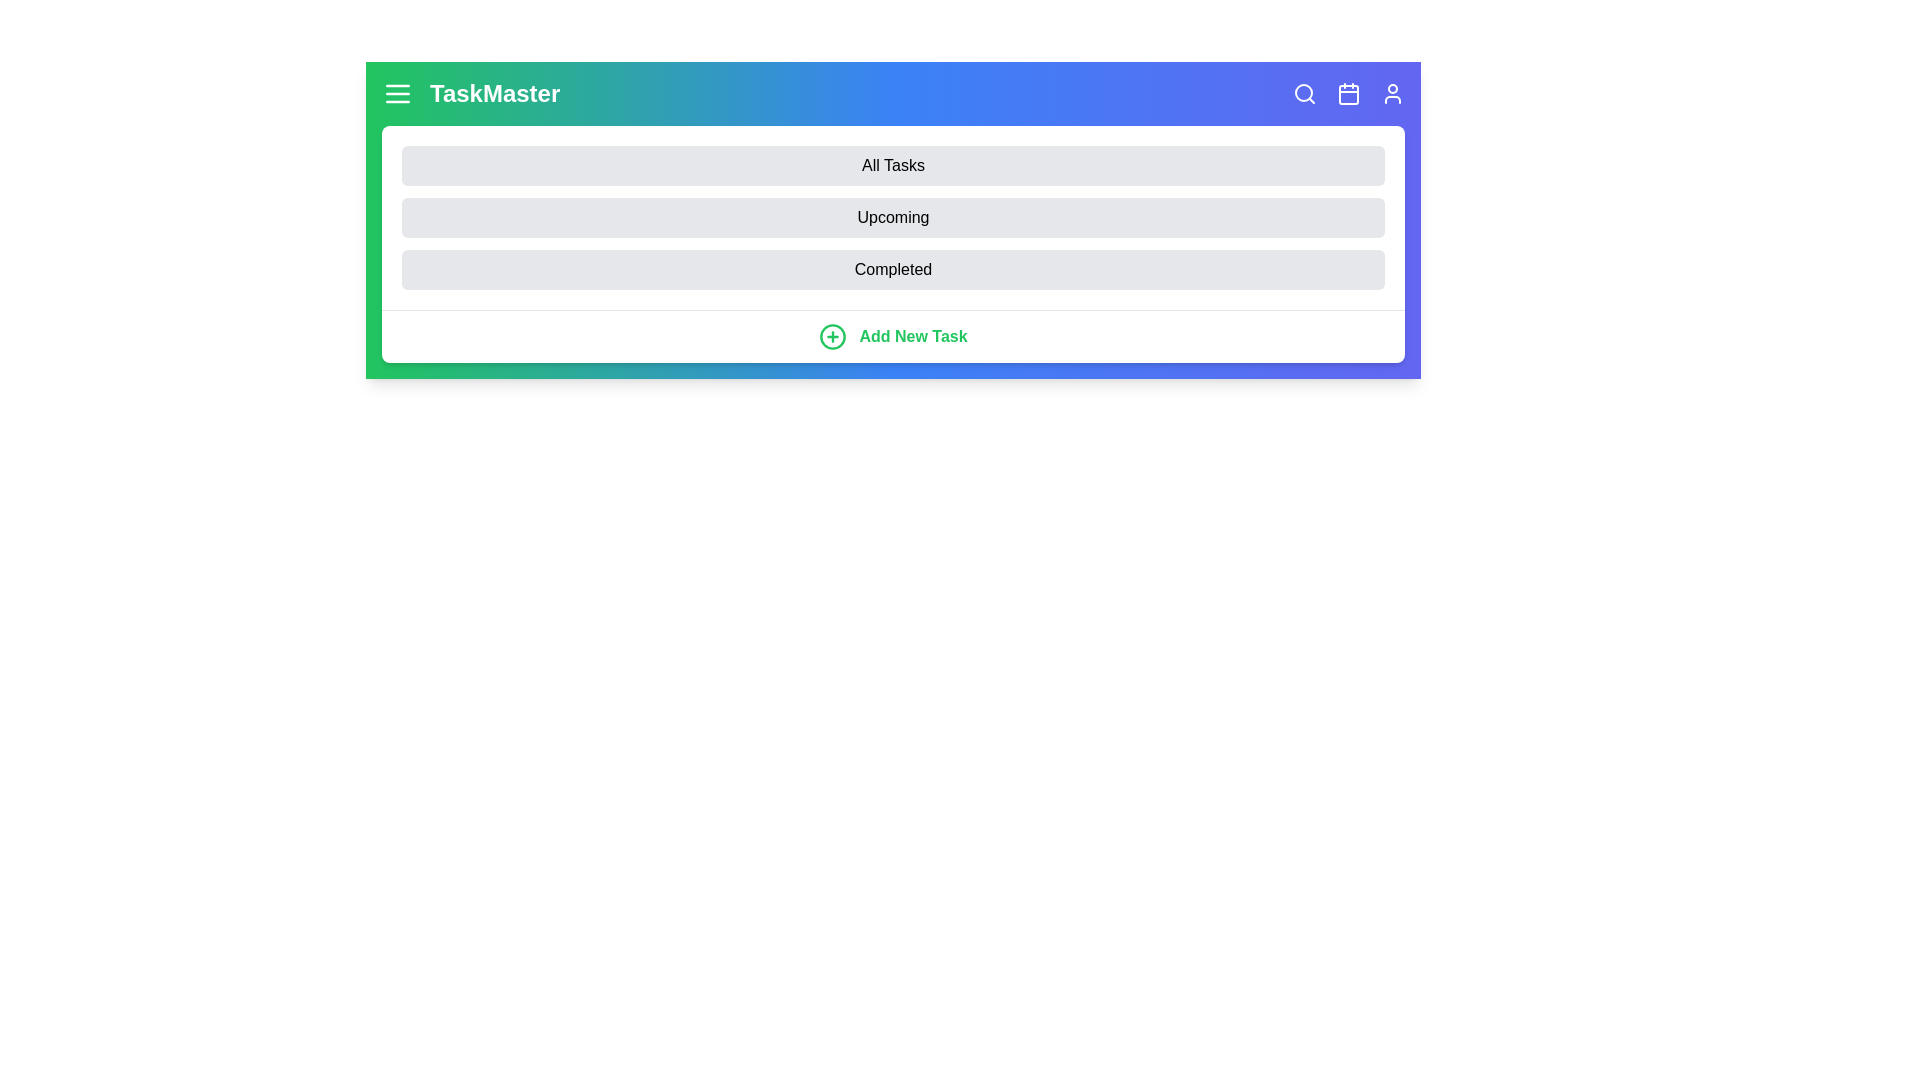 Image resolution: width=1920 pixels, height=1080 pixels. What do you see at coordinates (1348, 93) in the screenshot?
I see `the calendar icon to open the calendar view` at bounding box center [1348, 93].